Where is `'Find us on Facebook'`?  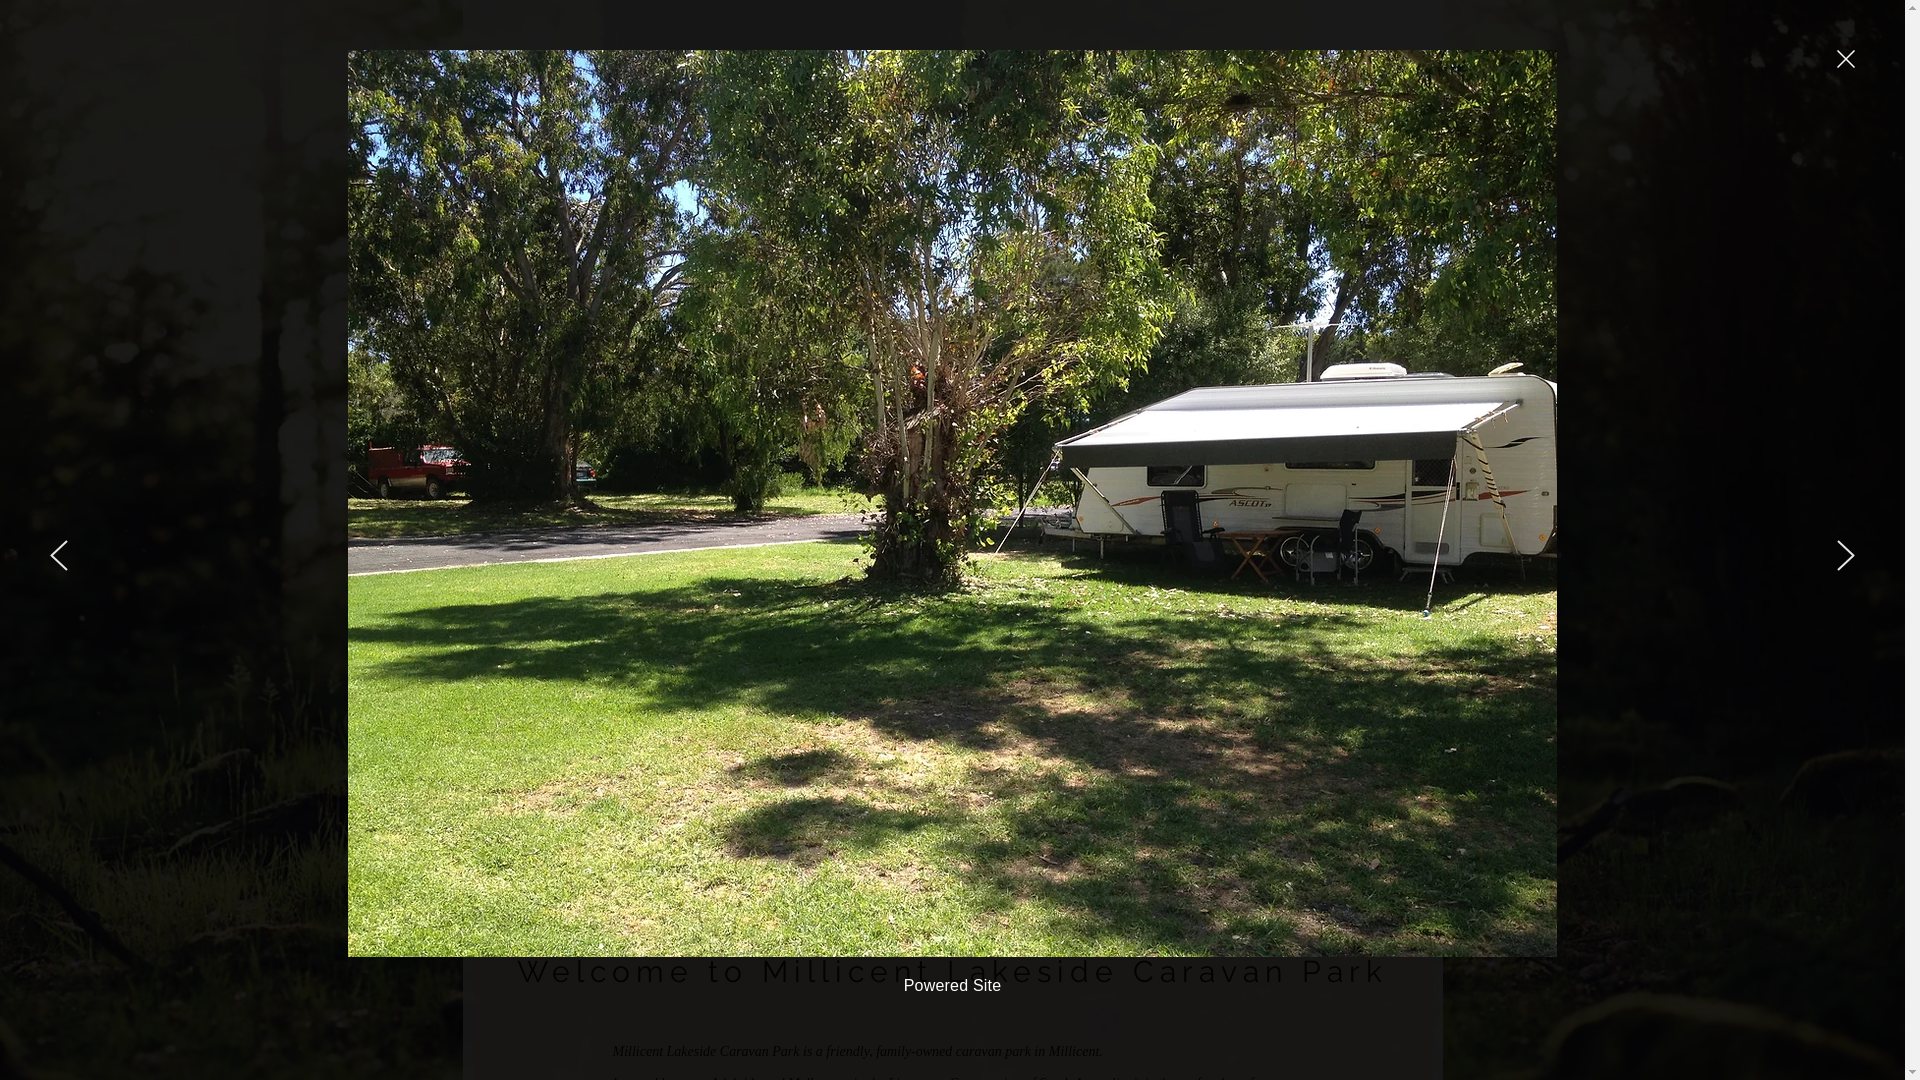
'Find us on Facebook' is located at coordinates (1353, 160).